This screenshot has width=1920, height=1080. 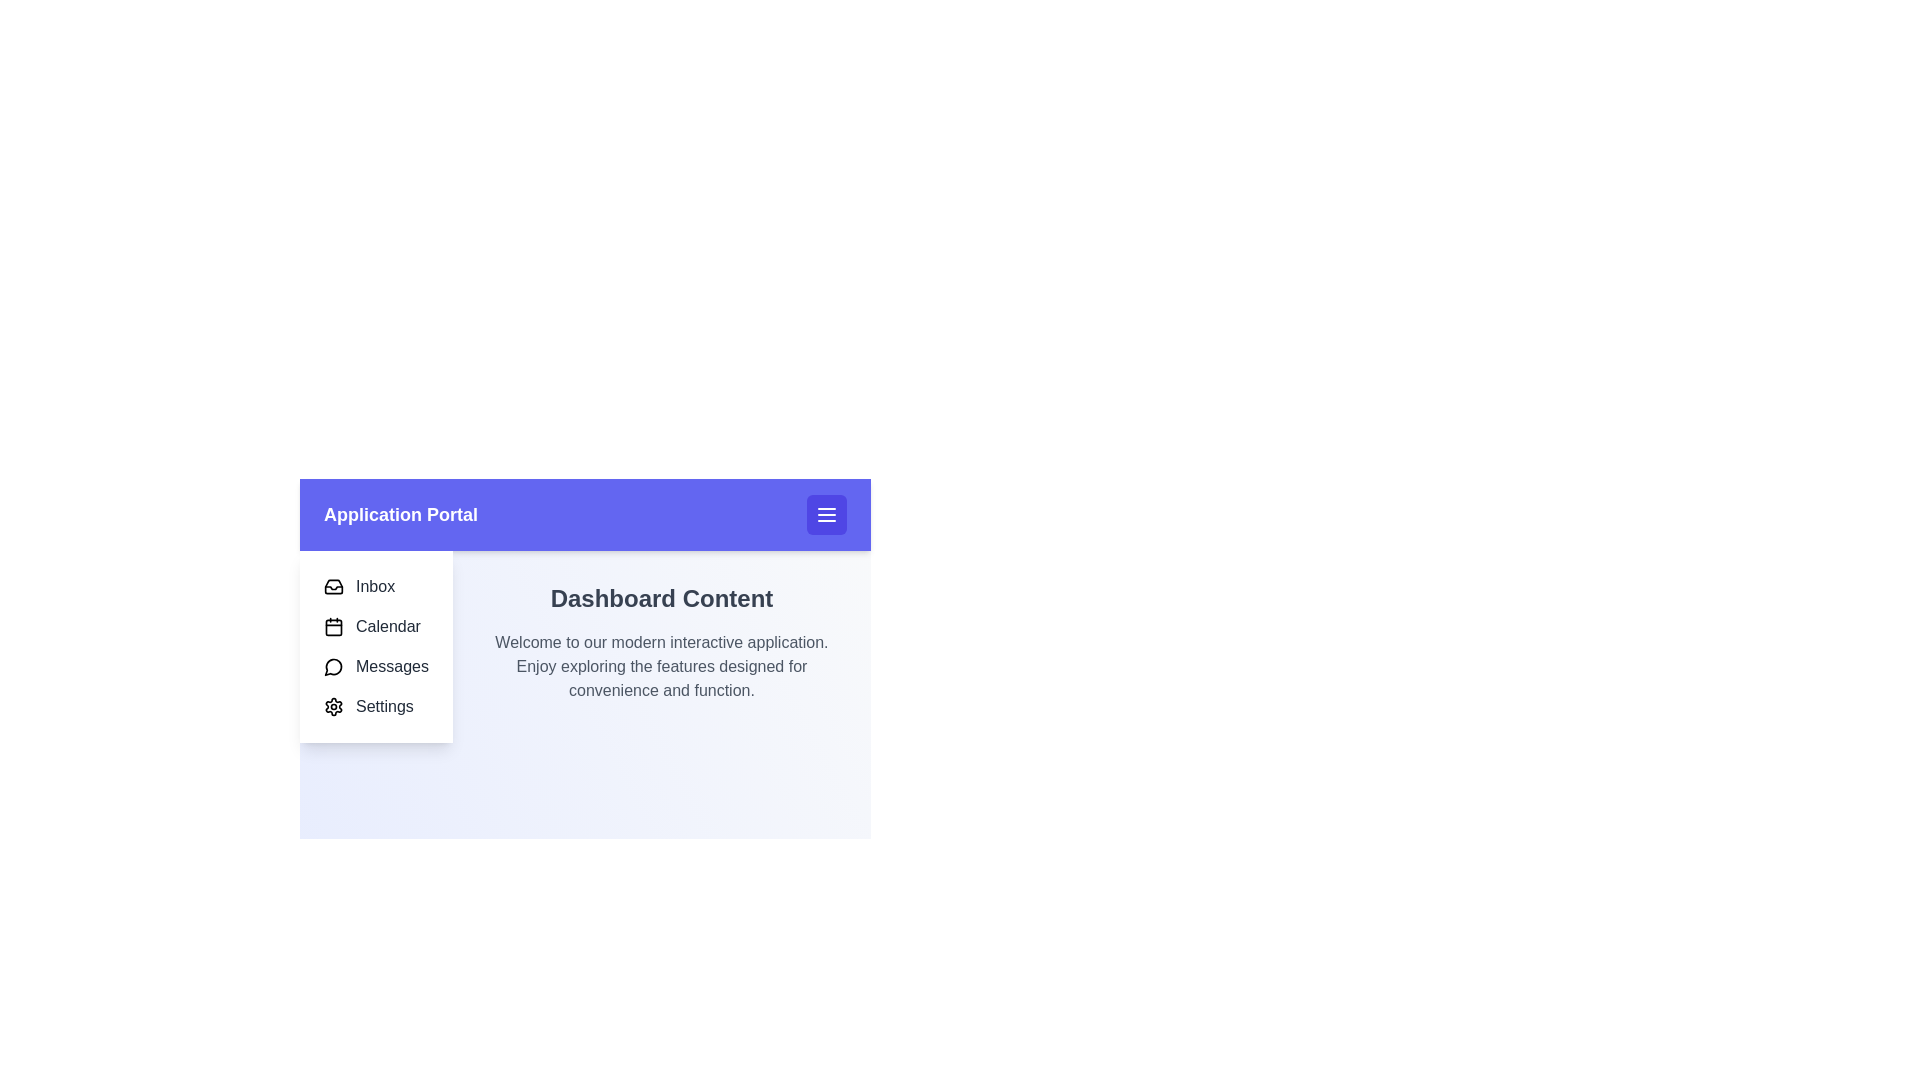 I want to click on the triangular SVG icon in the left sidebar navigation pane under the 'Inbox' section, which is styled with clean lines and modern design, so click(x=334, y=586).